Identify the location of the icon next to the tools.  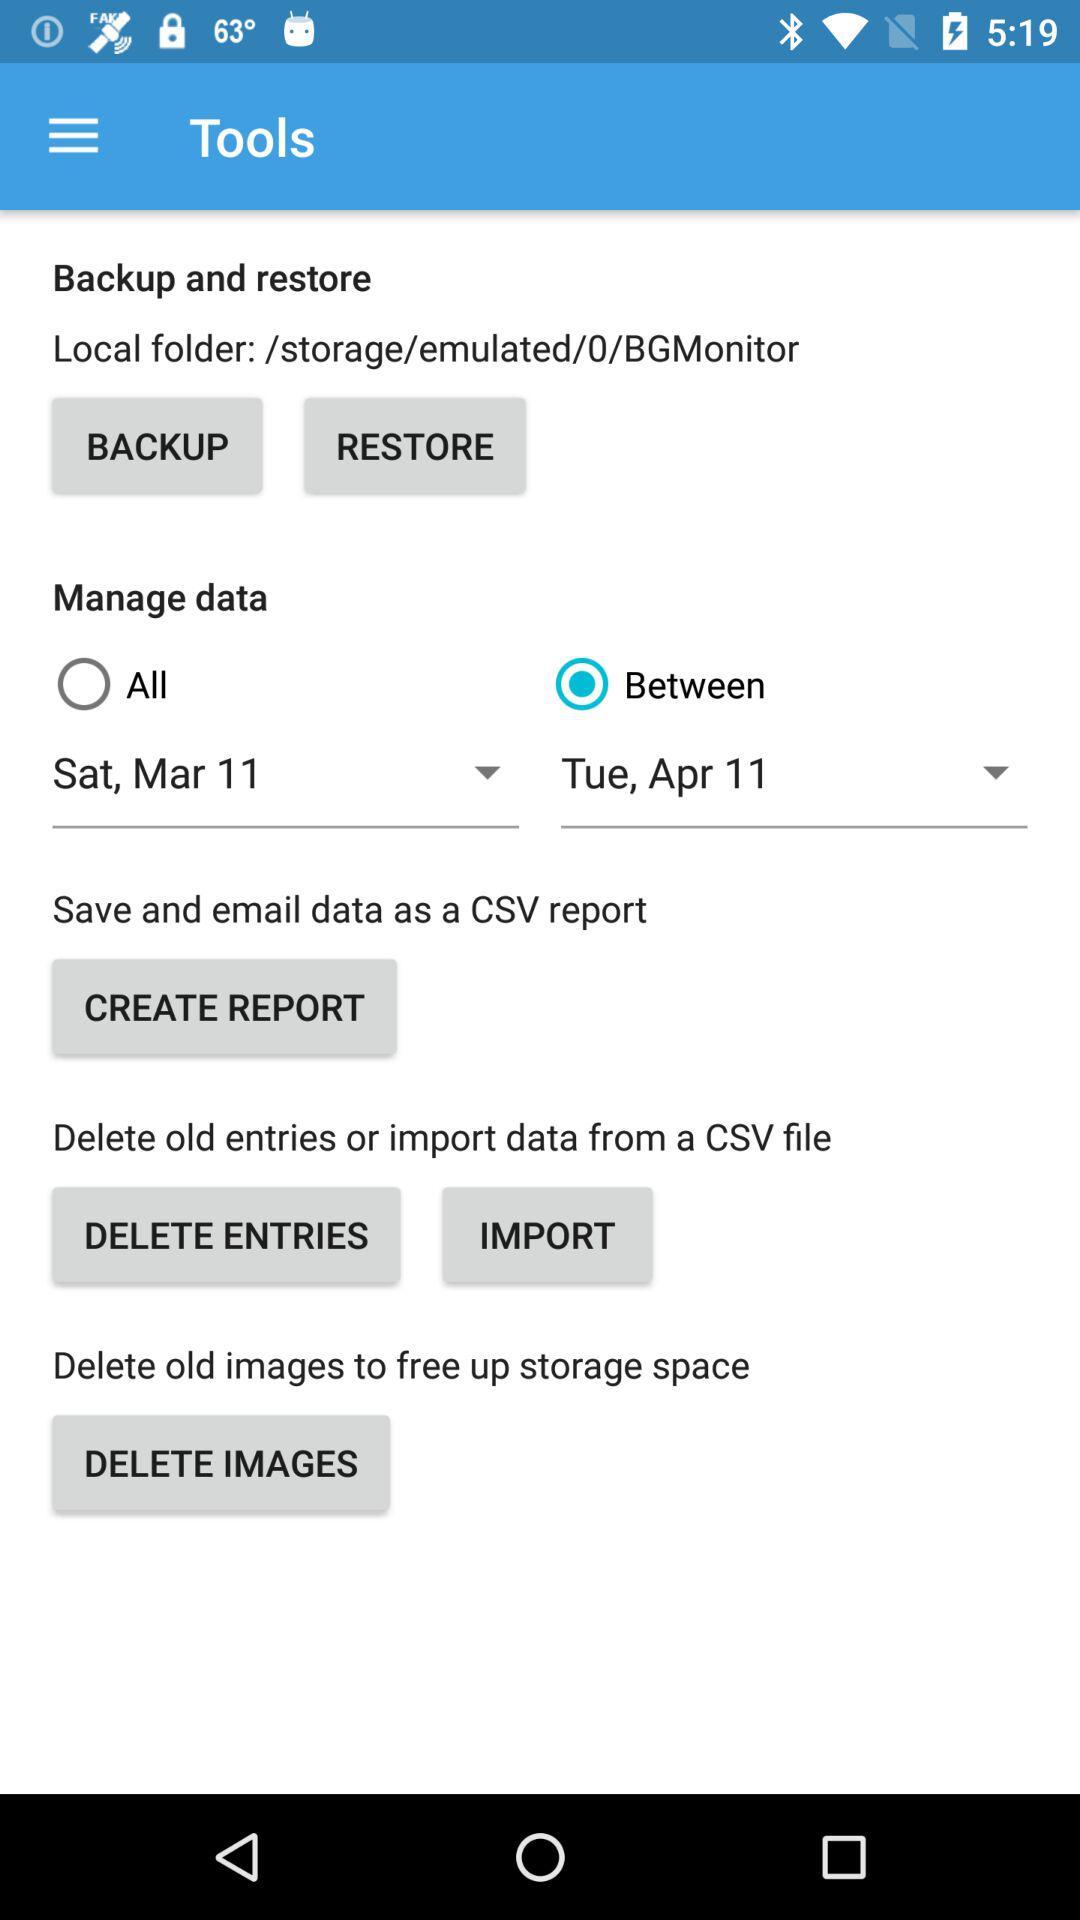
(72, 135).